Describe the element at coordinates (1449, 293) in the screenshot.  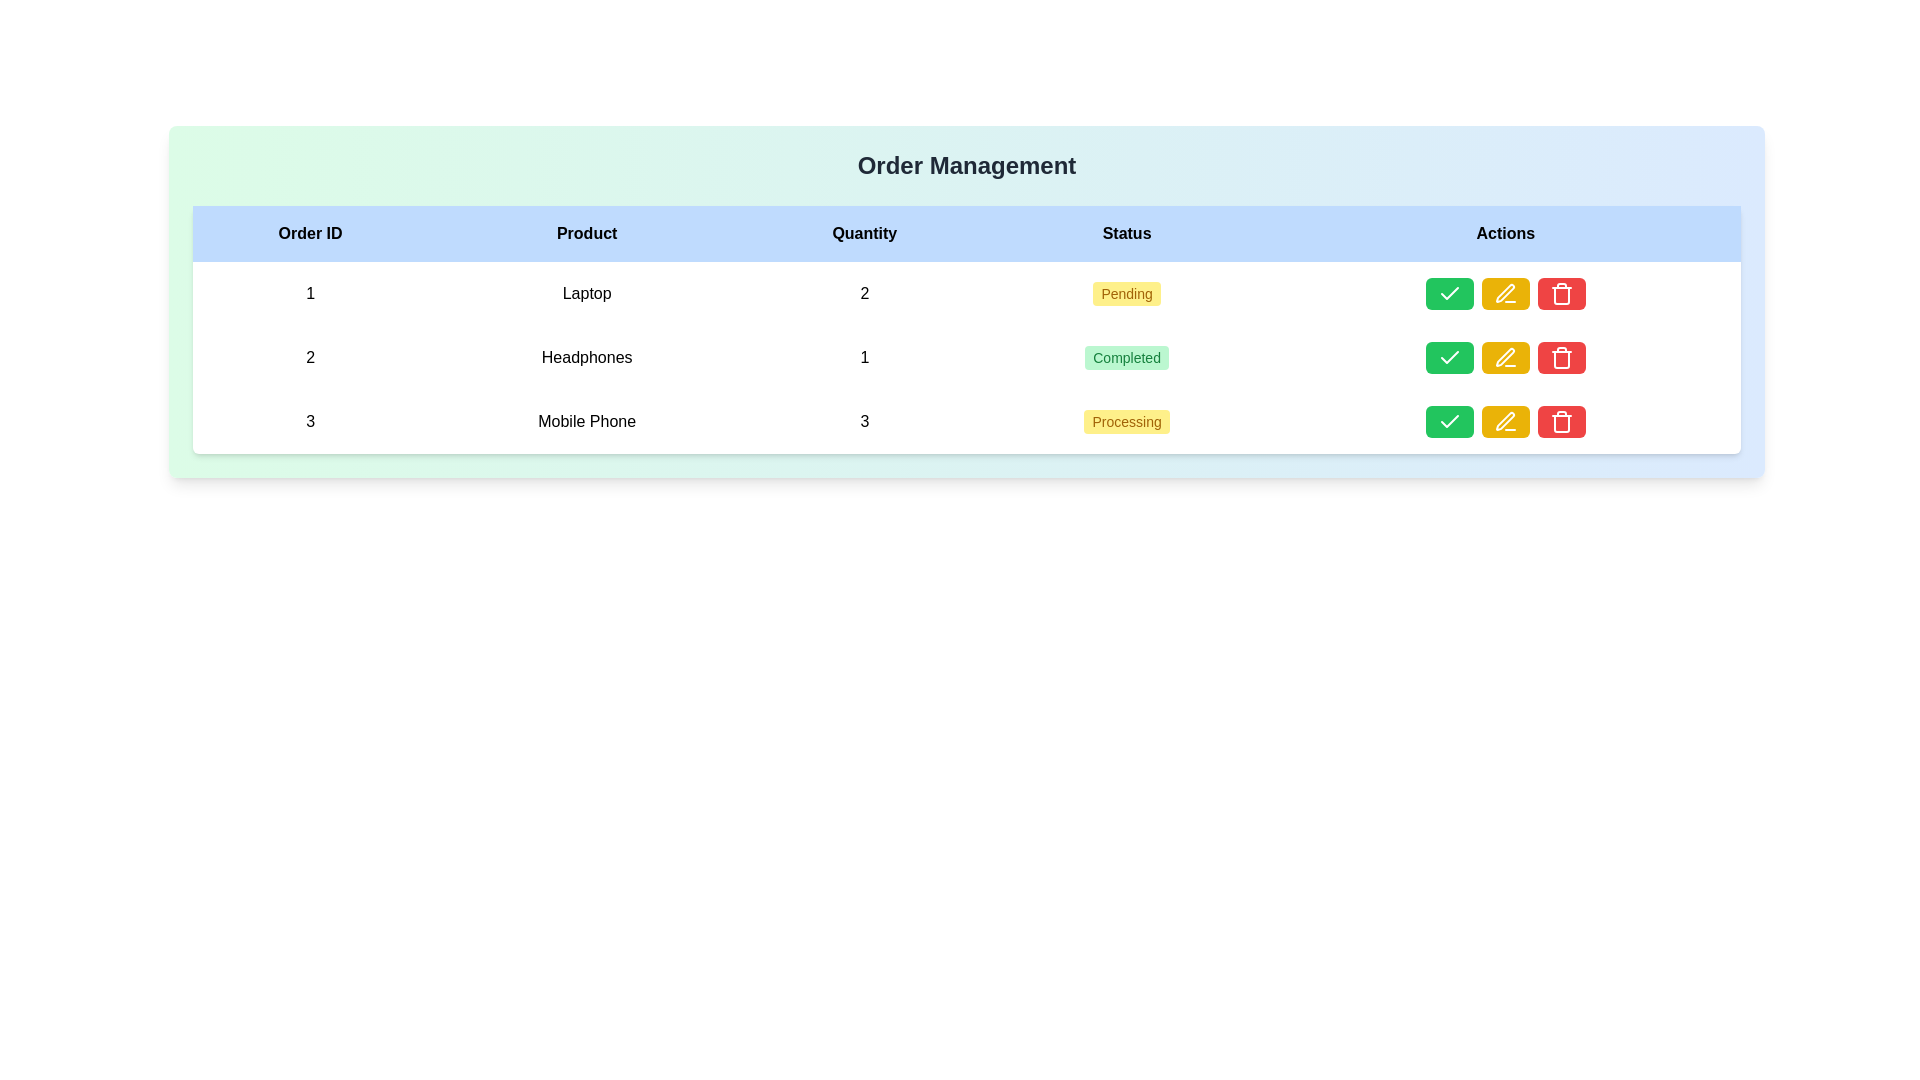
I see `the graphical checkmark icon representing the 'Completed' status for the 'Headphones' product entry in the 'Actions' column of the second row` at that location.